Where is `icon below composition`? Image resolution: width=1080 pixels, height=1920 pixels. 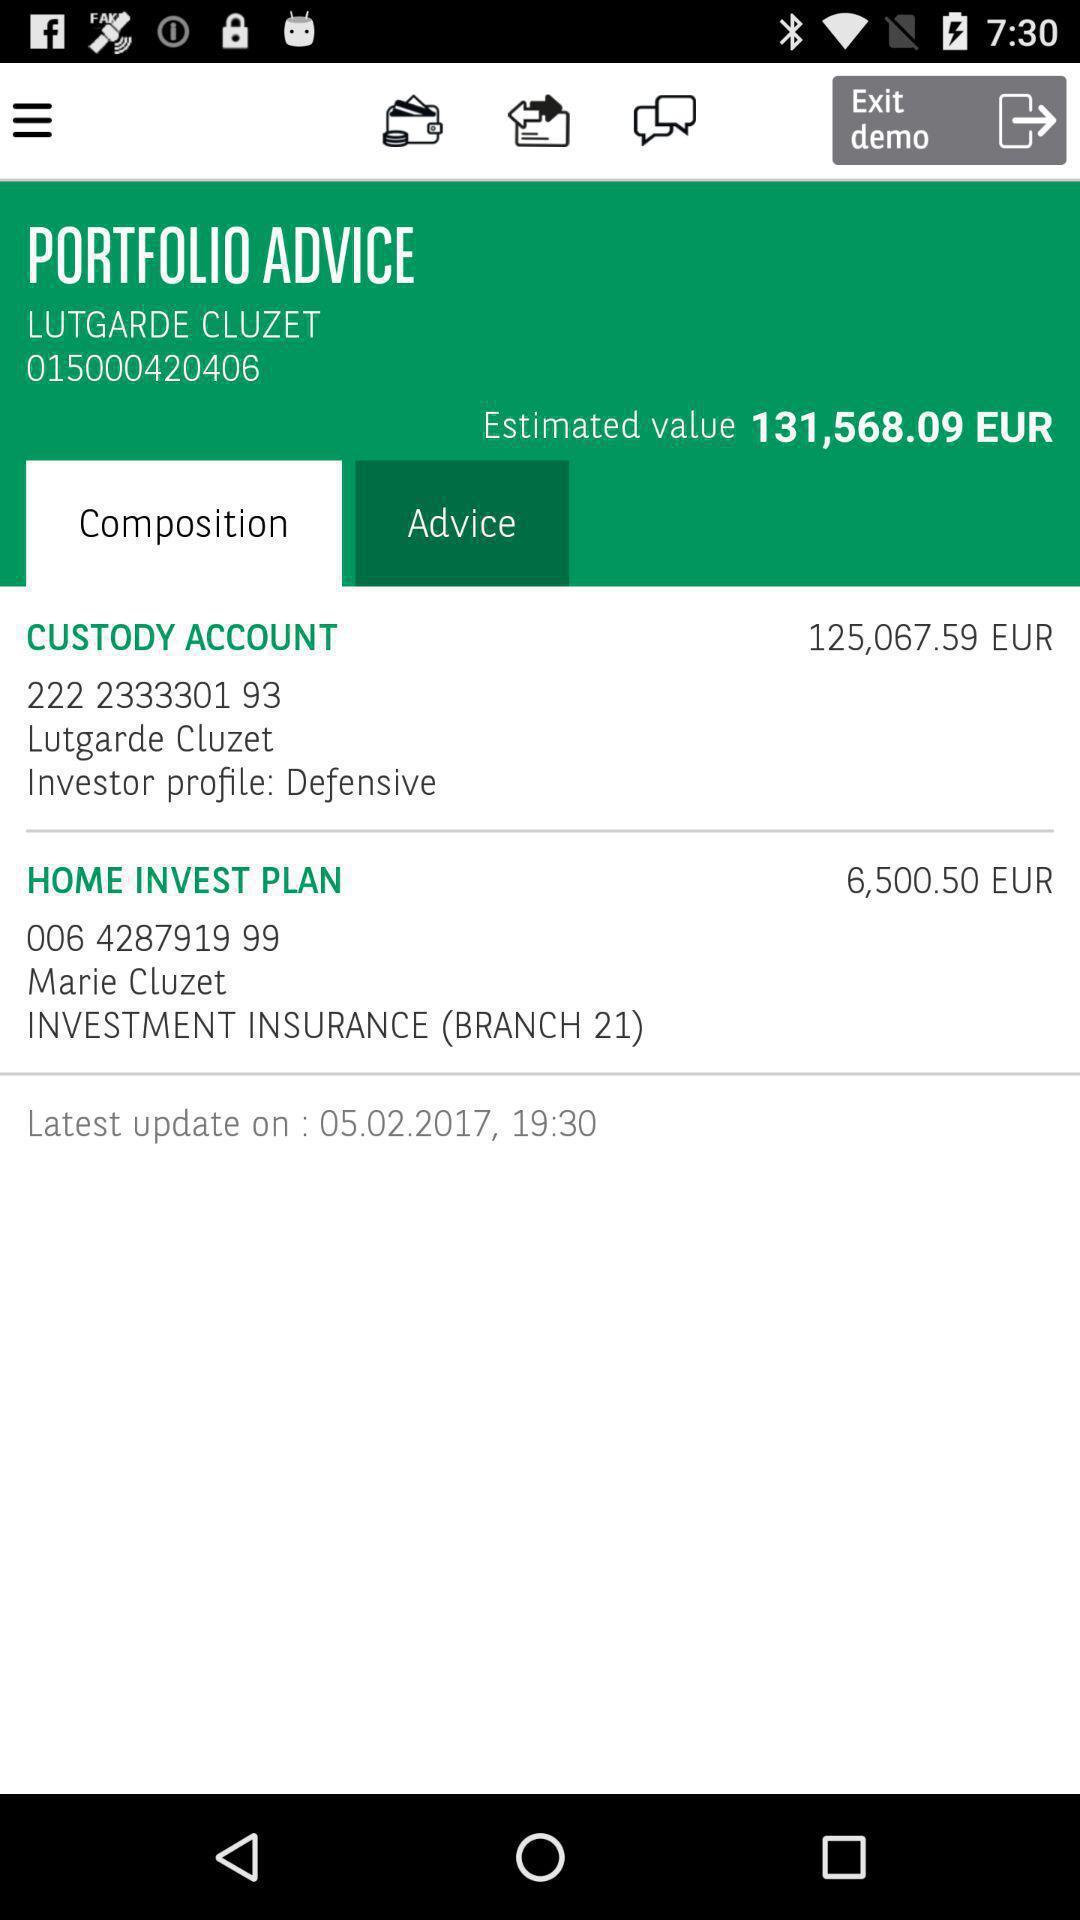
icon below composition is located at coordinates (403, 636).